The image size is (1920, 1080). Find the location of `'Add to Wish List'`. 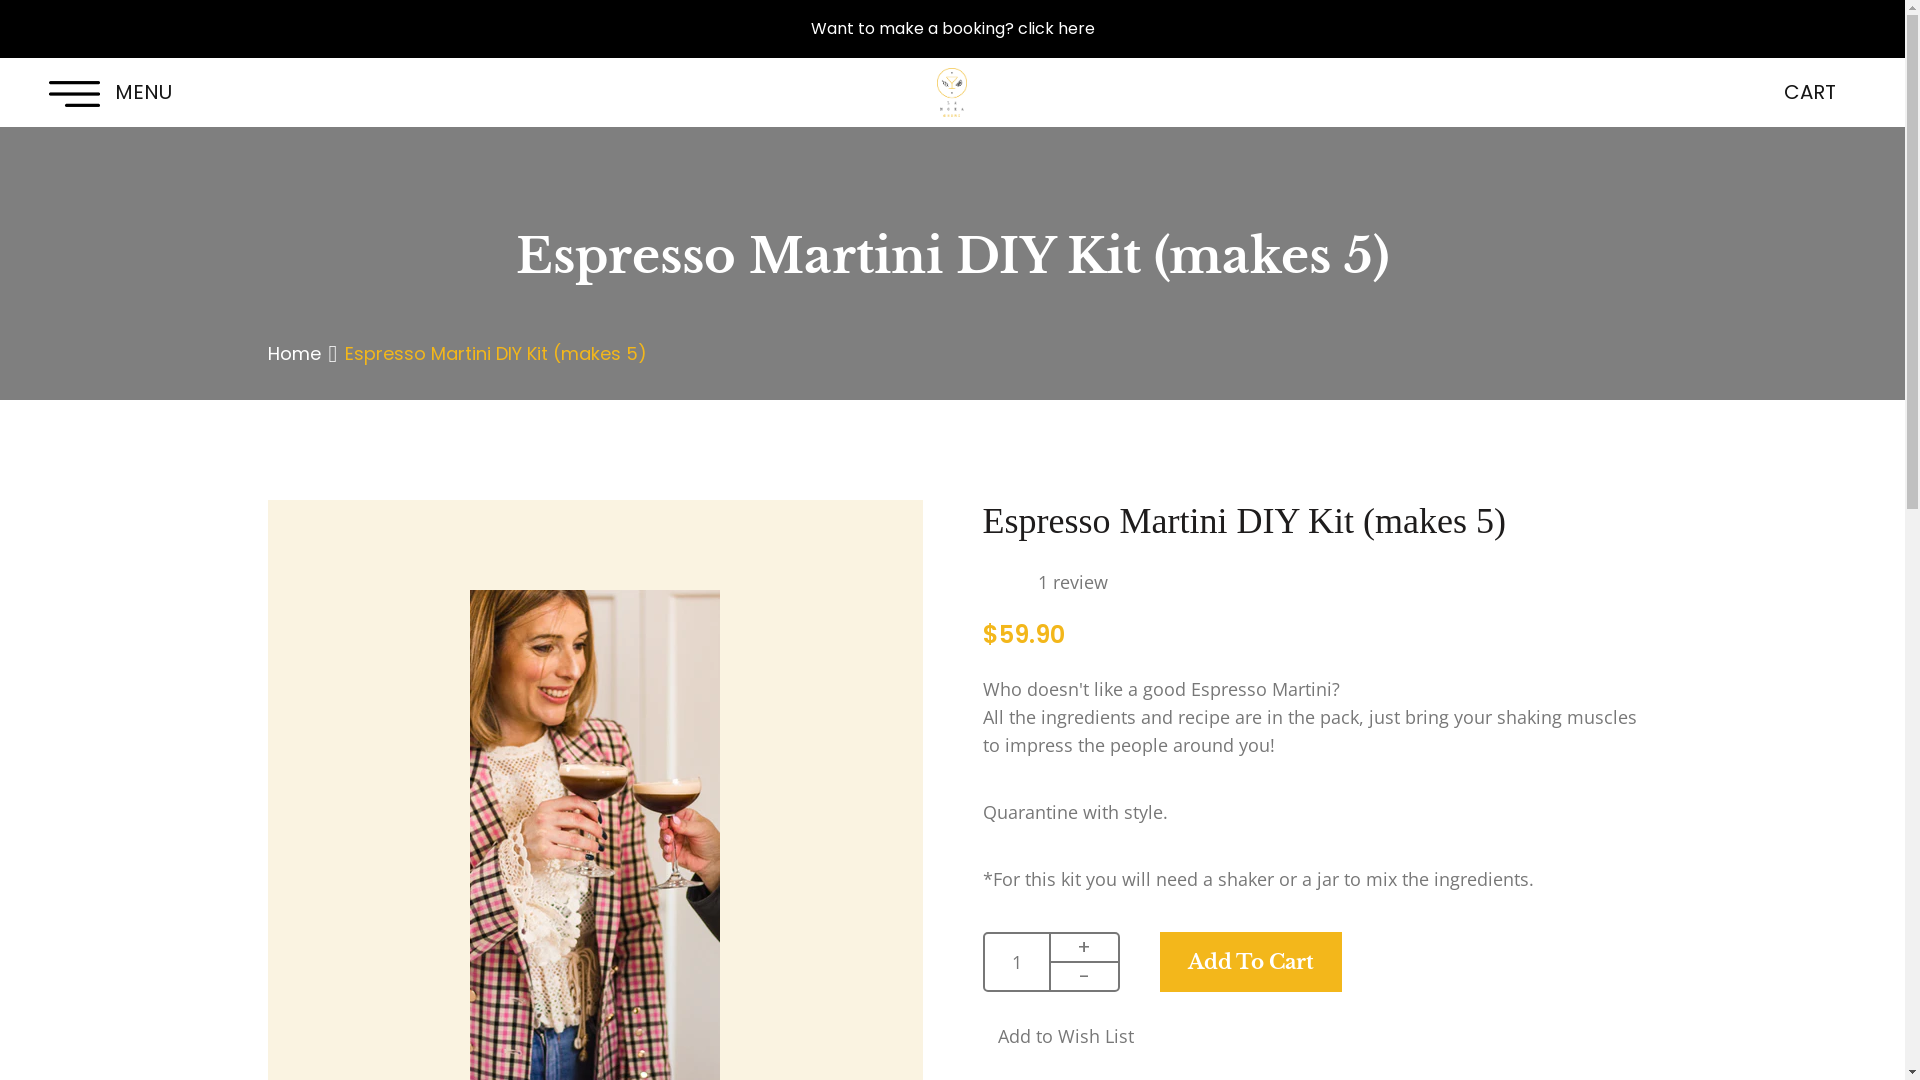

'Add to Wish List' is located at coordinates (1056, 1035).